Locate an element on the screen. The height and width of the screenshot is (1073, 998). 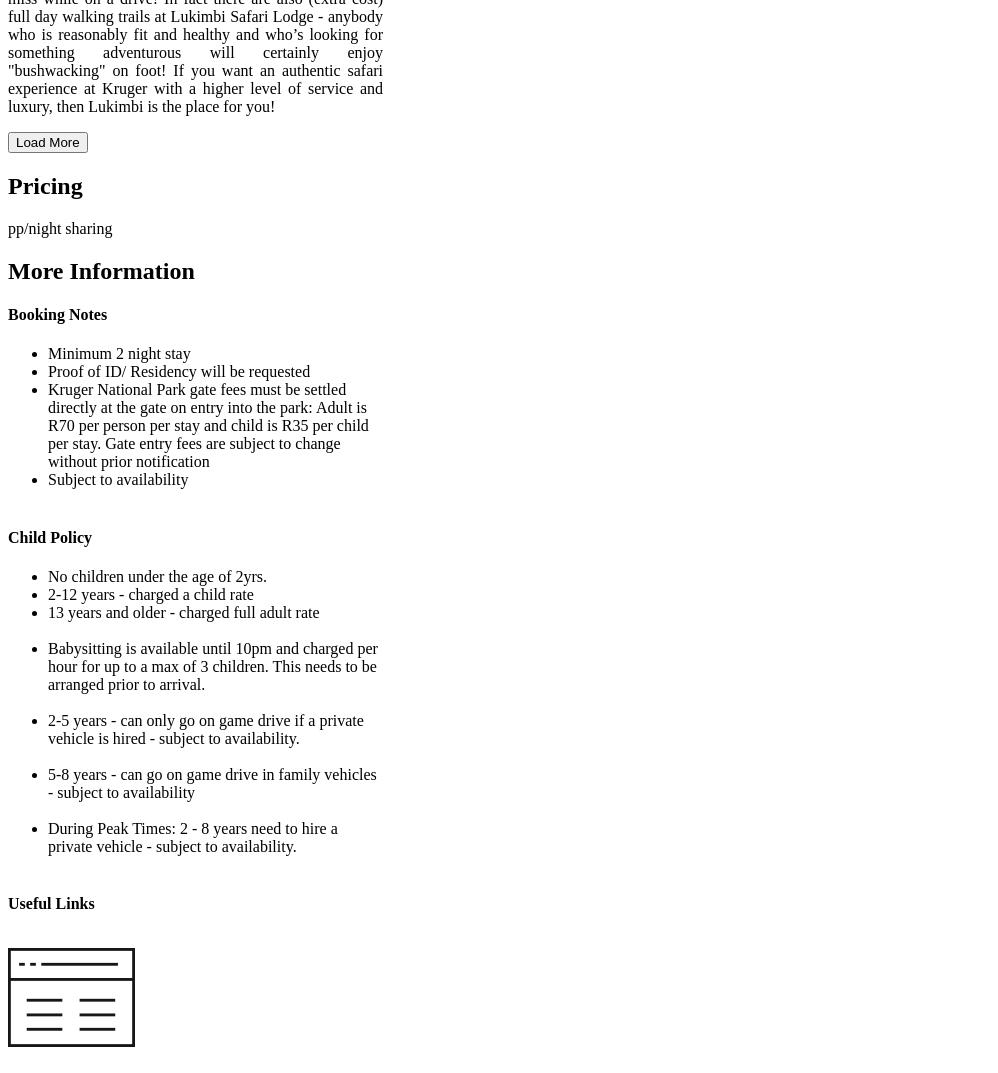
'5-8 years - can go on game drive in family vehicles - subject to availability' is located at coordinates (211, 782).